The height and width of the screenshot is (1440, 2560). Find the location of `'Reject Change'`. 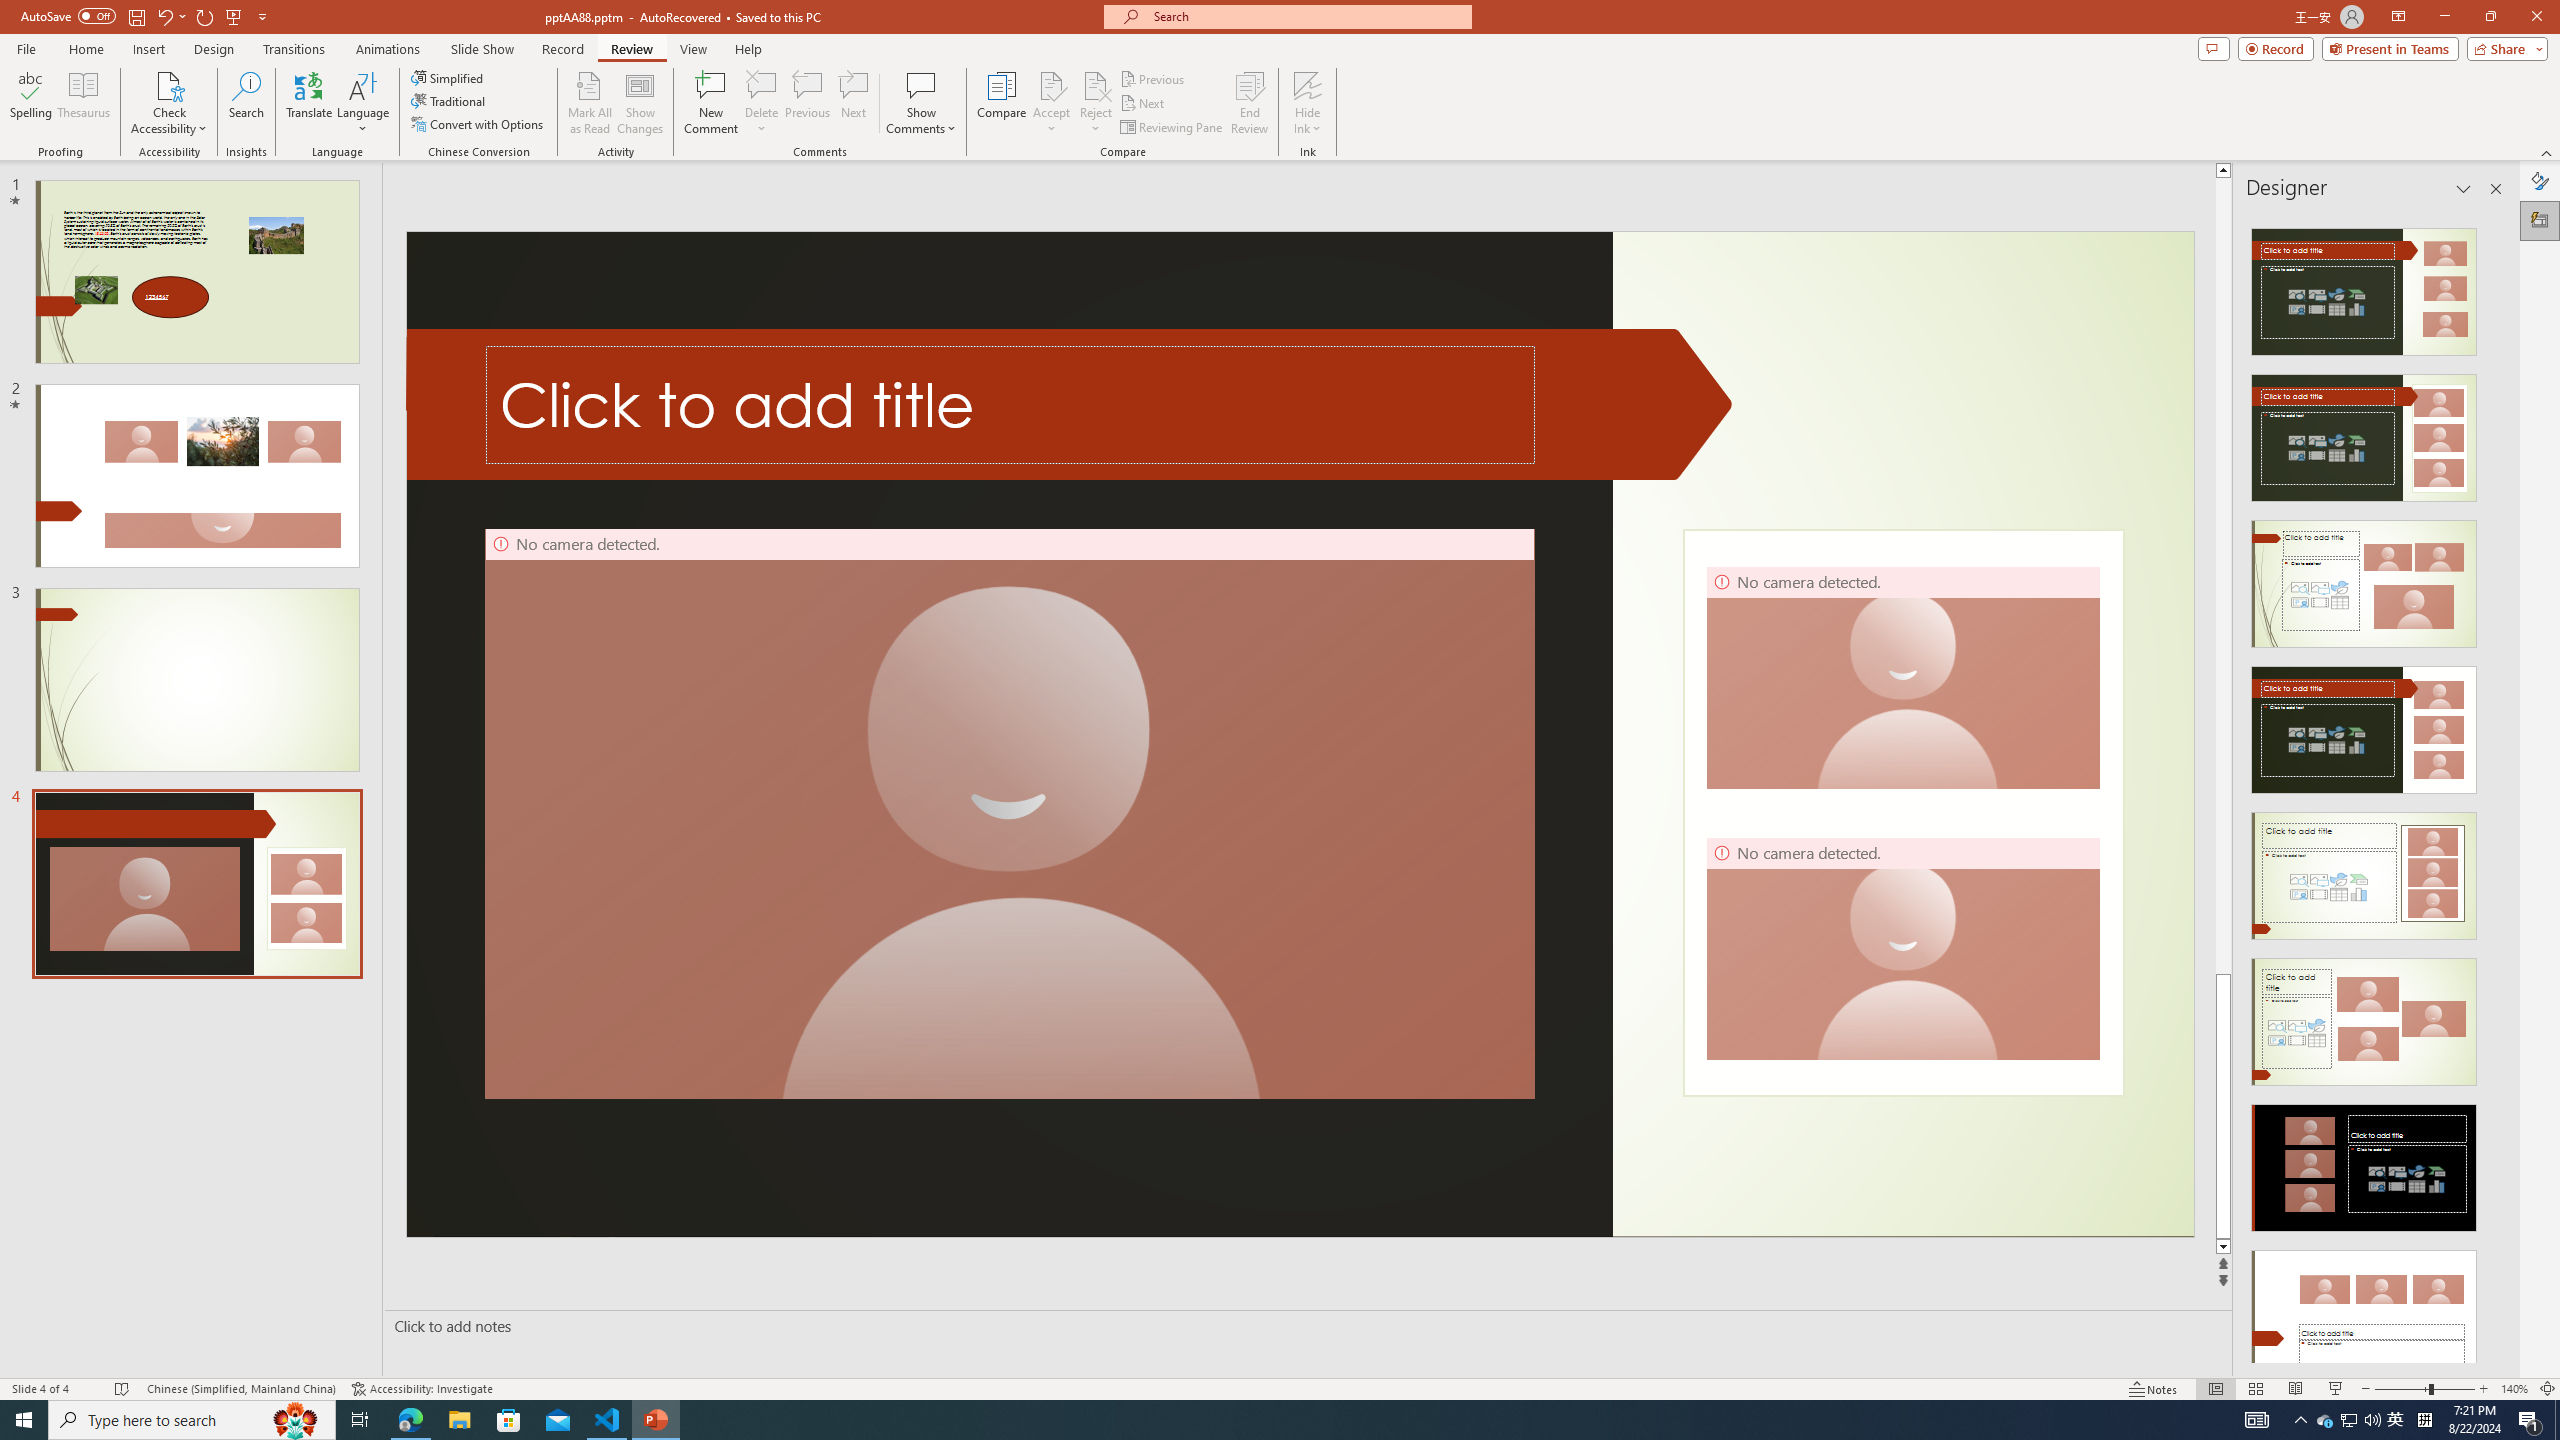

'Reject Change' is located at coordinates (1094, 84).